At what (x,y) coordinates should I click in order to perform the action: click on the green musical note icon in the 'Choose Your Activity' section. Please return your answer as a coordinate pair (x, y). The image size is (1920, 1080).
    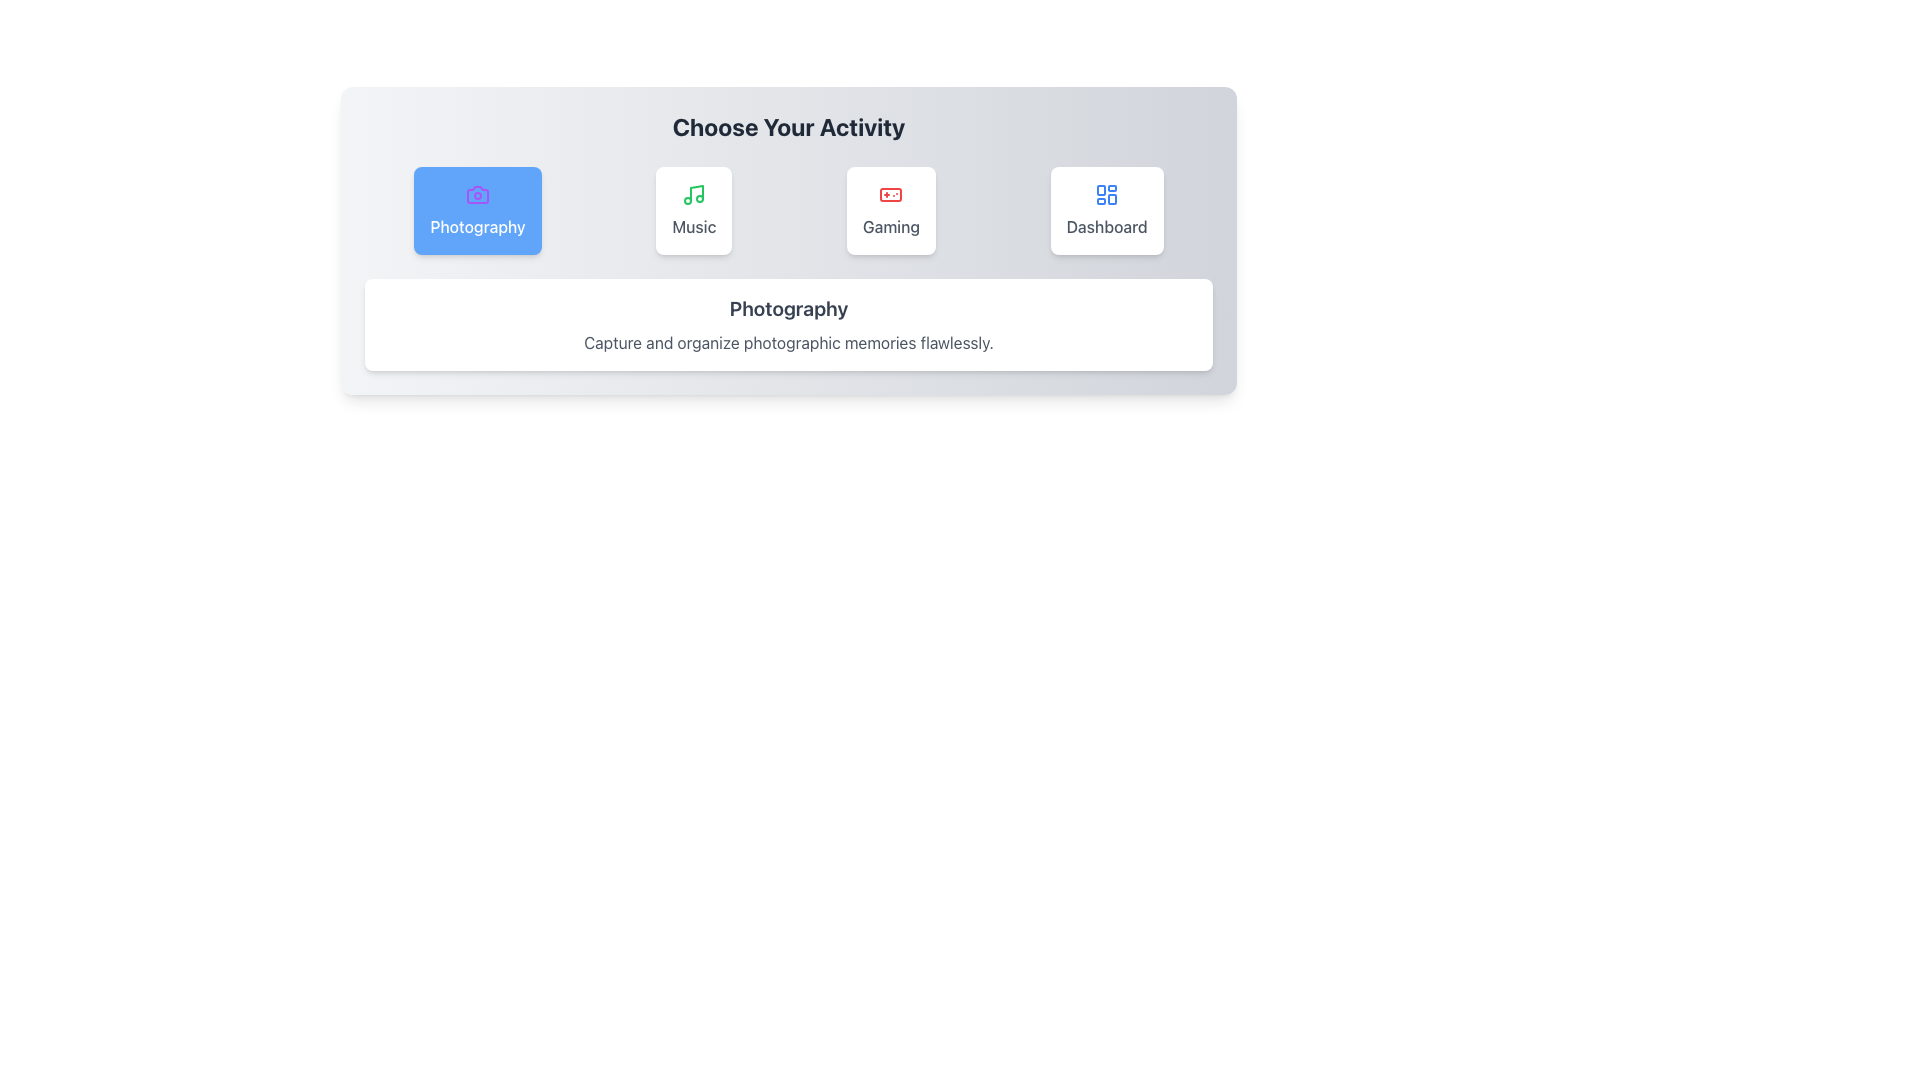
    Looking at the image, I should click on (694, 195).